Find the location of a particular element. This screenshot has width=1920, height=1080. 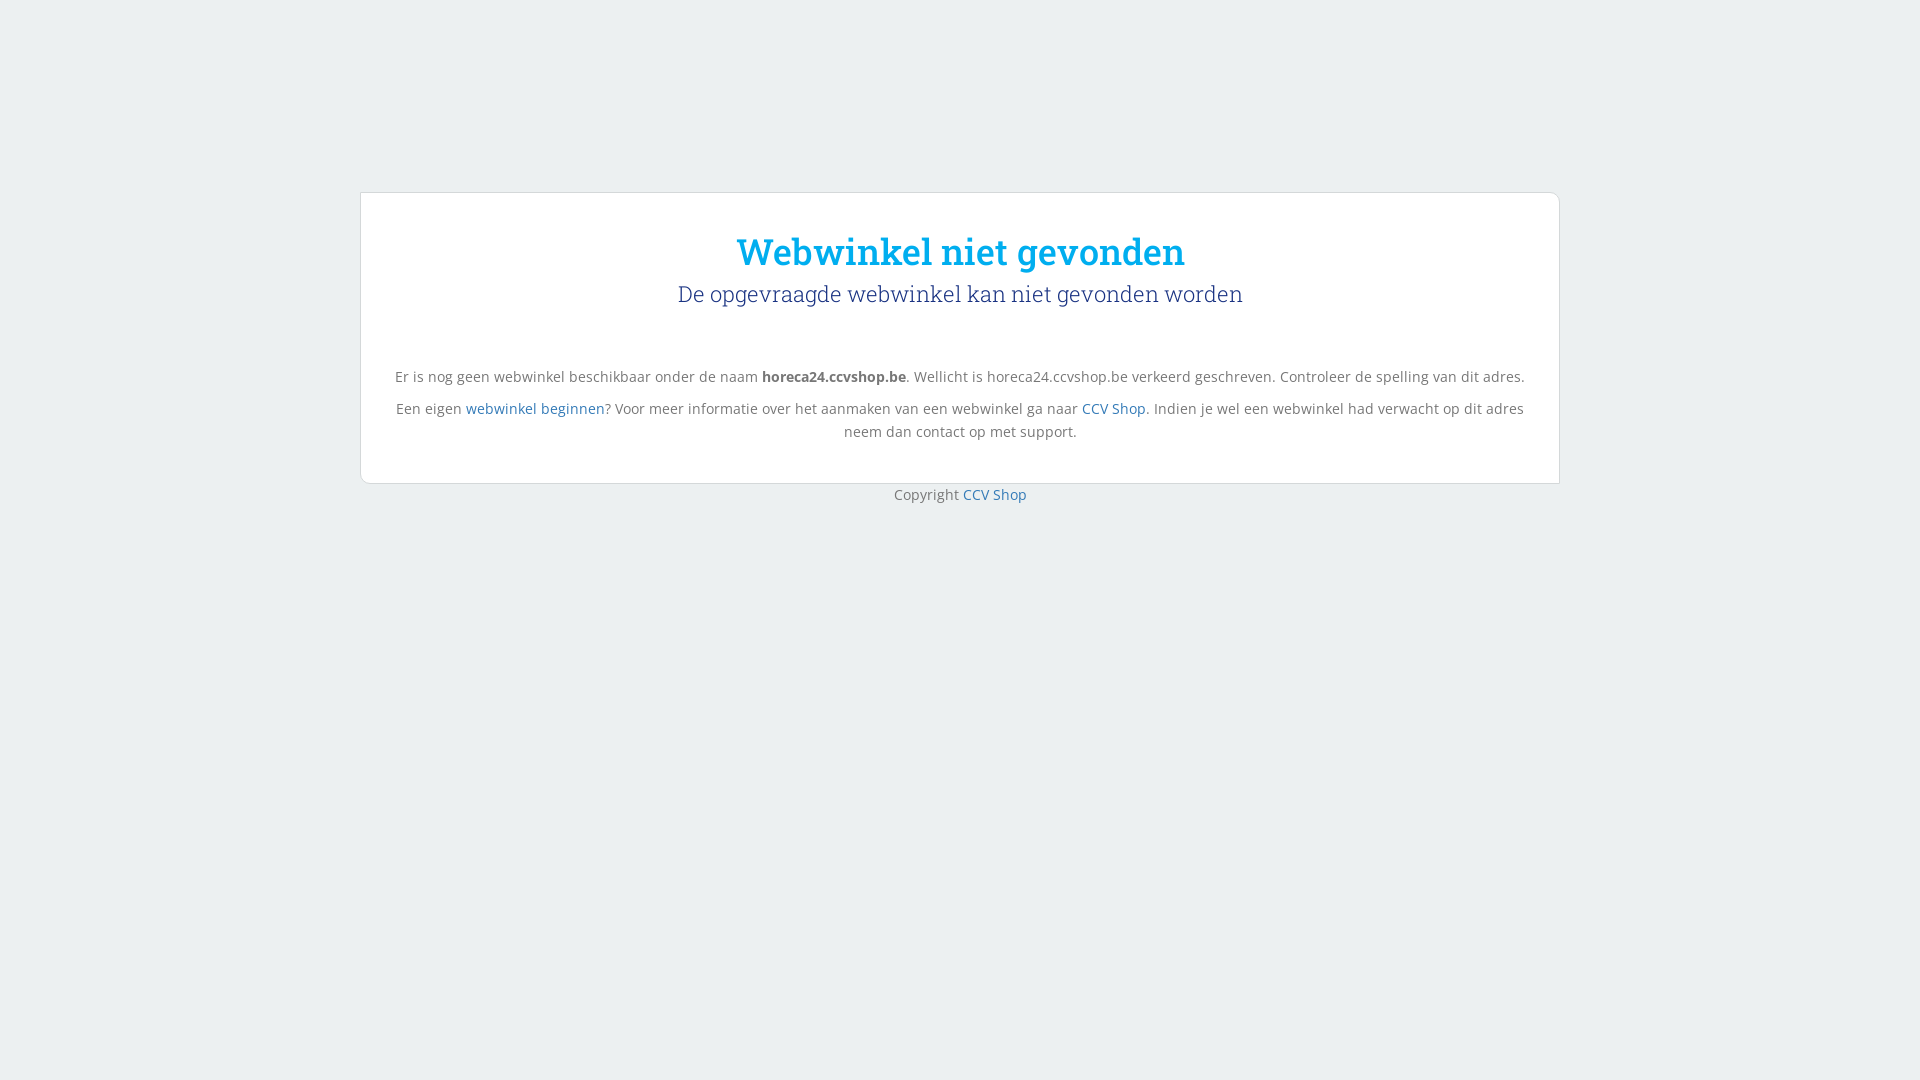

'CCV Shop' is located at coordinates (1112, 407).